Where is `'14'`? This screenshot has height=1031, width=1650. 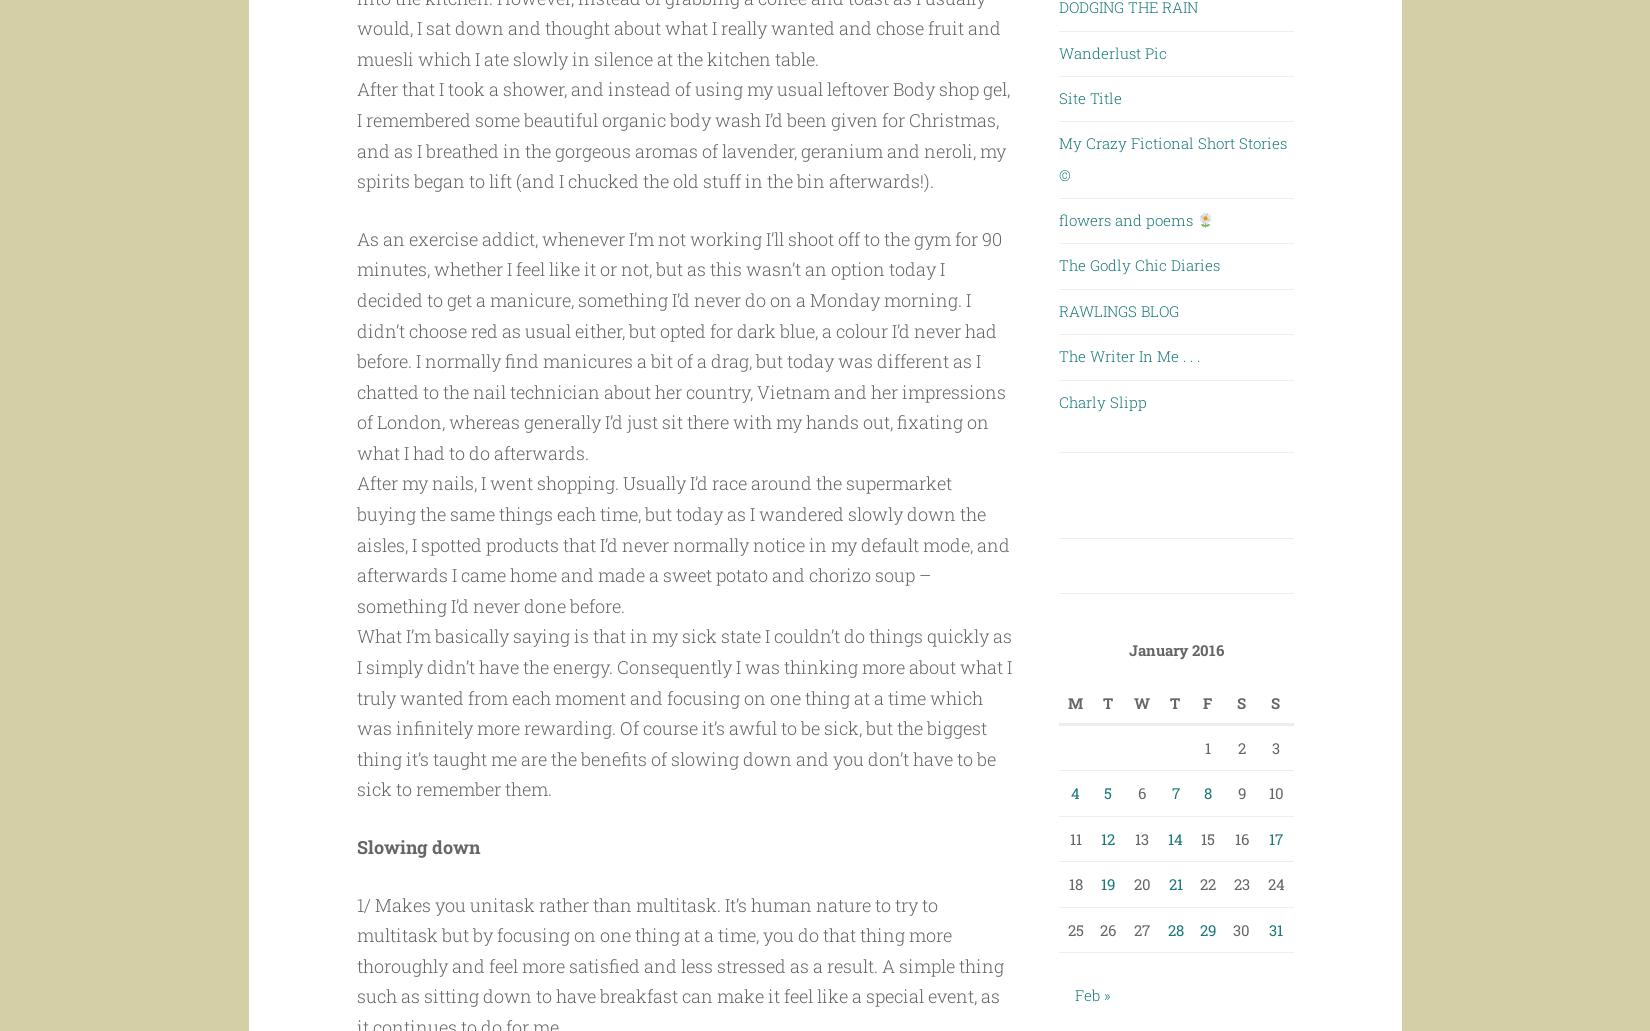 '14' is located at coordinates (1168, 837).